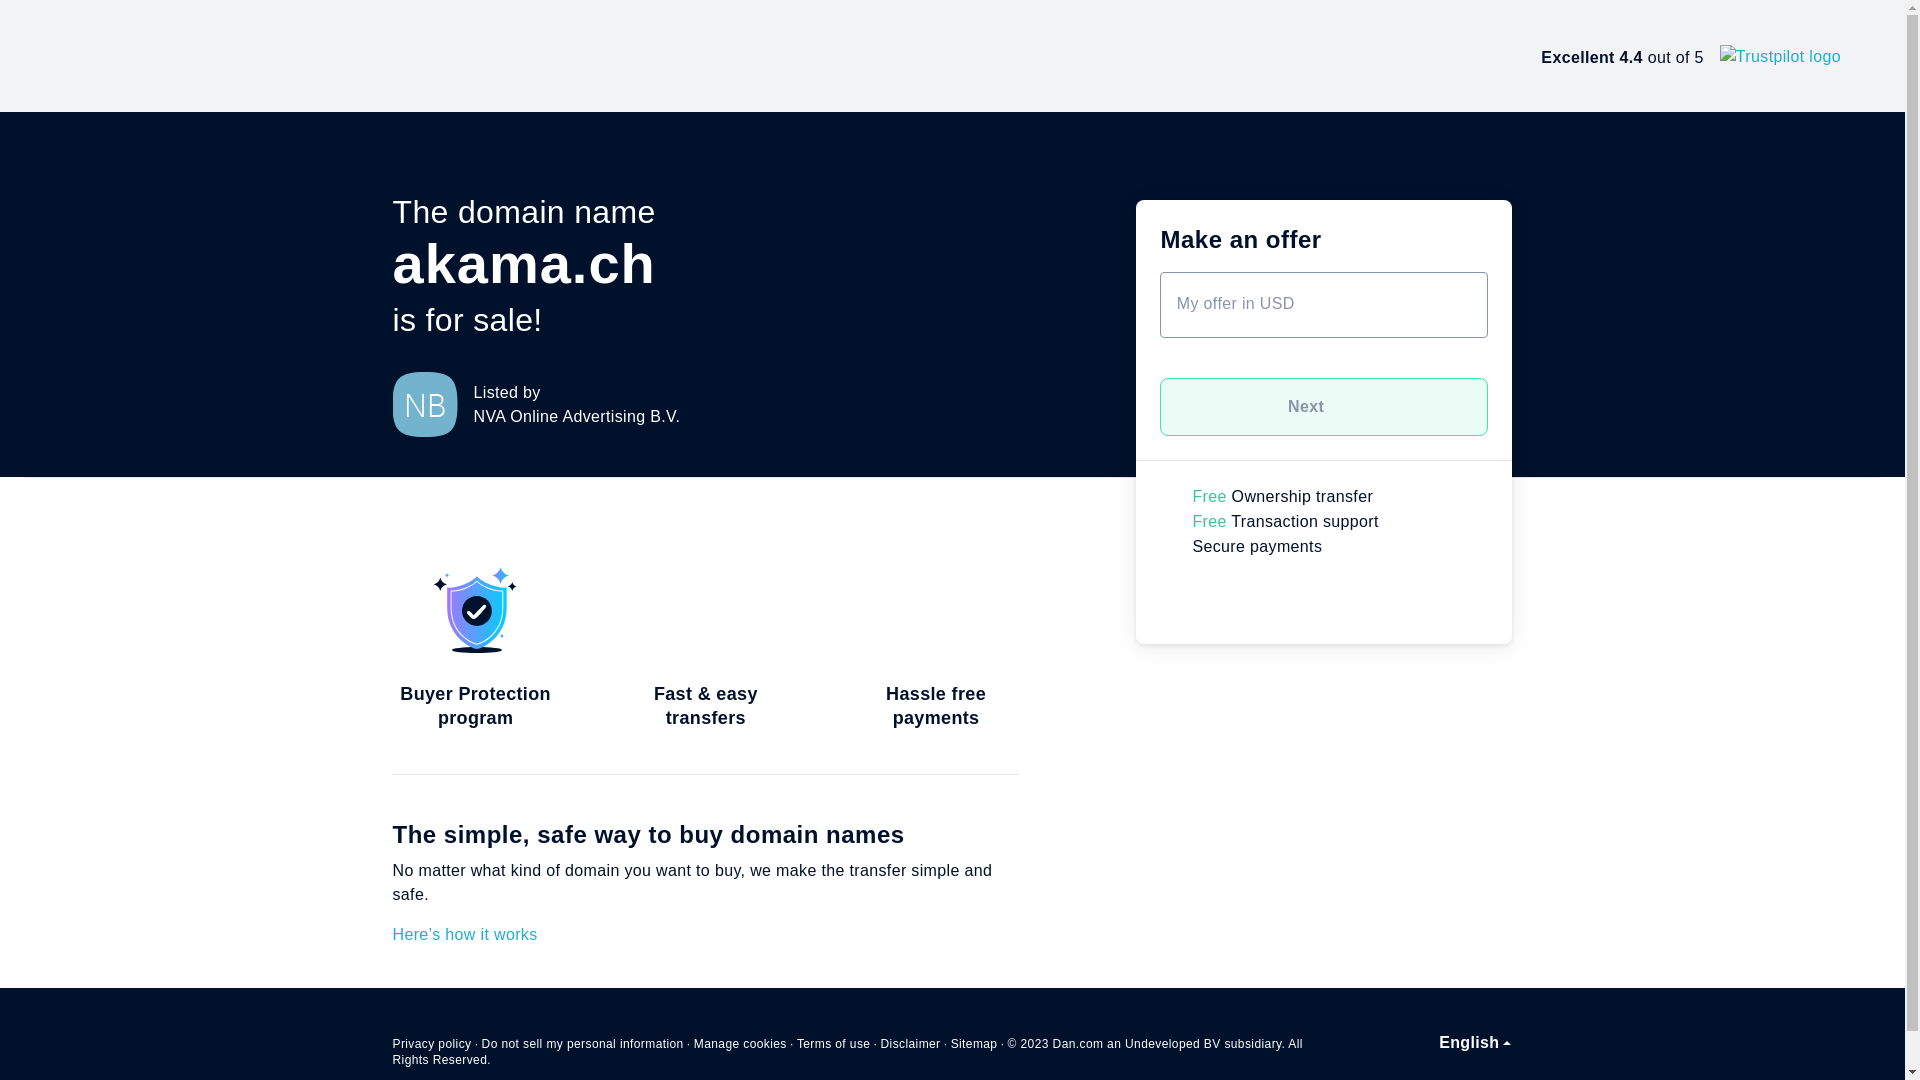 This screenshot has height=1080, width=1920. Describe the element at coordinates (1324, 406) in the screenshot. I see `'Next` at that location.